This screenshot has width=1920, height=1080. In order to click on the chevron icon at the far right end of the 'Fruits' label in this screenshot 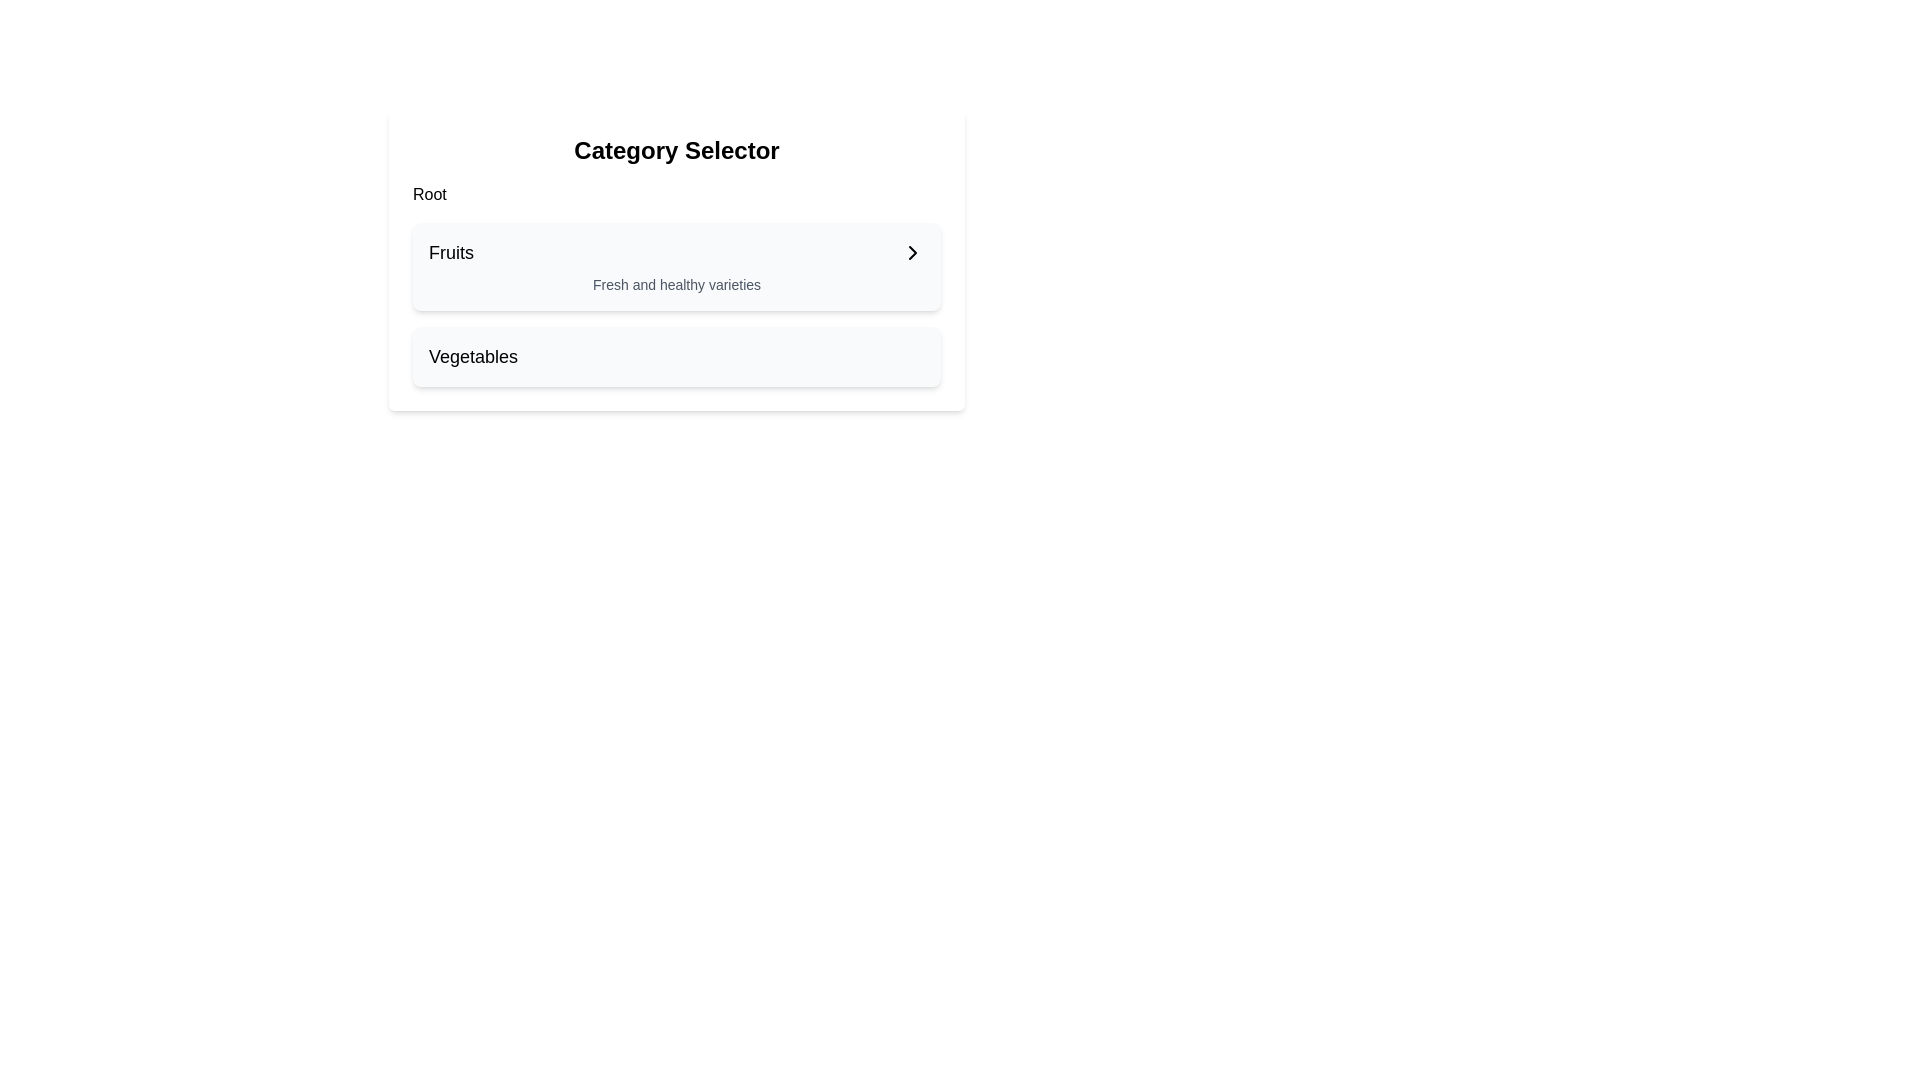, I will do `click(911, 252)`.